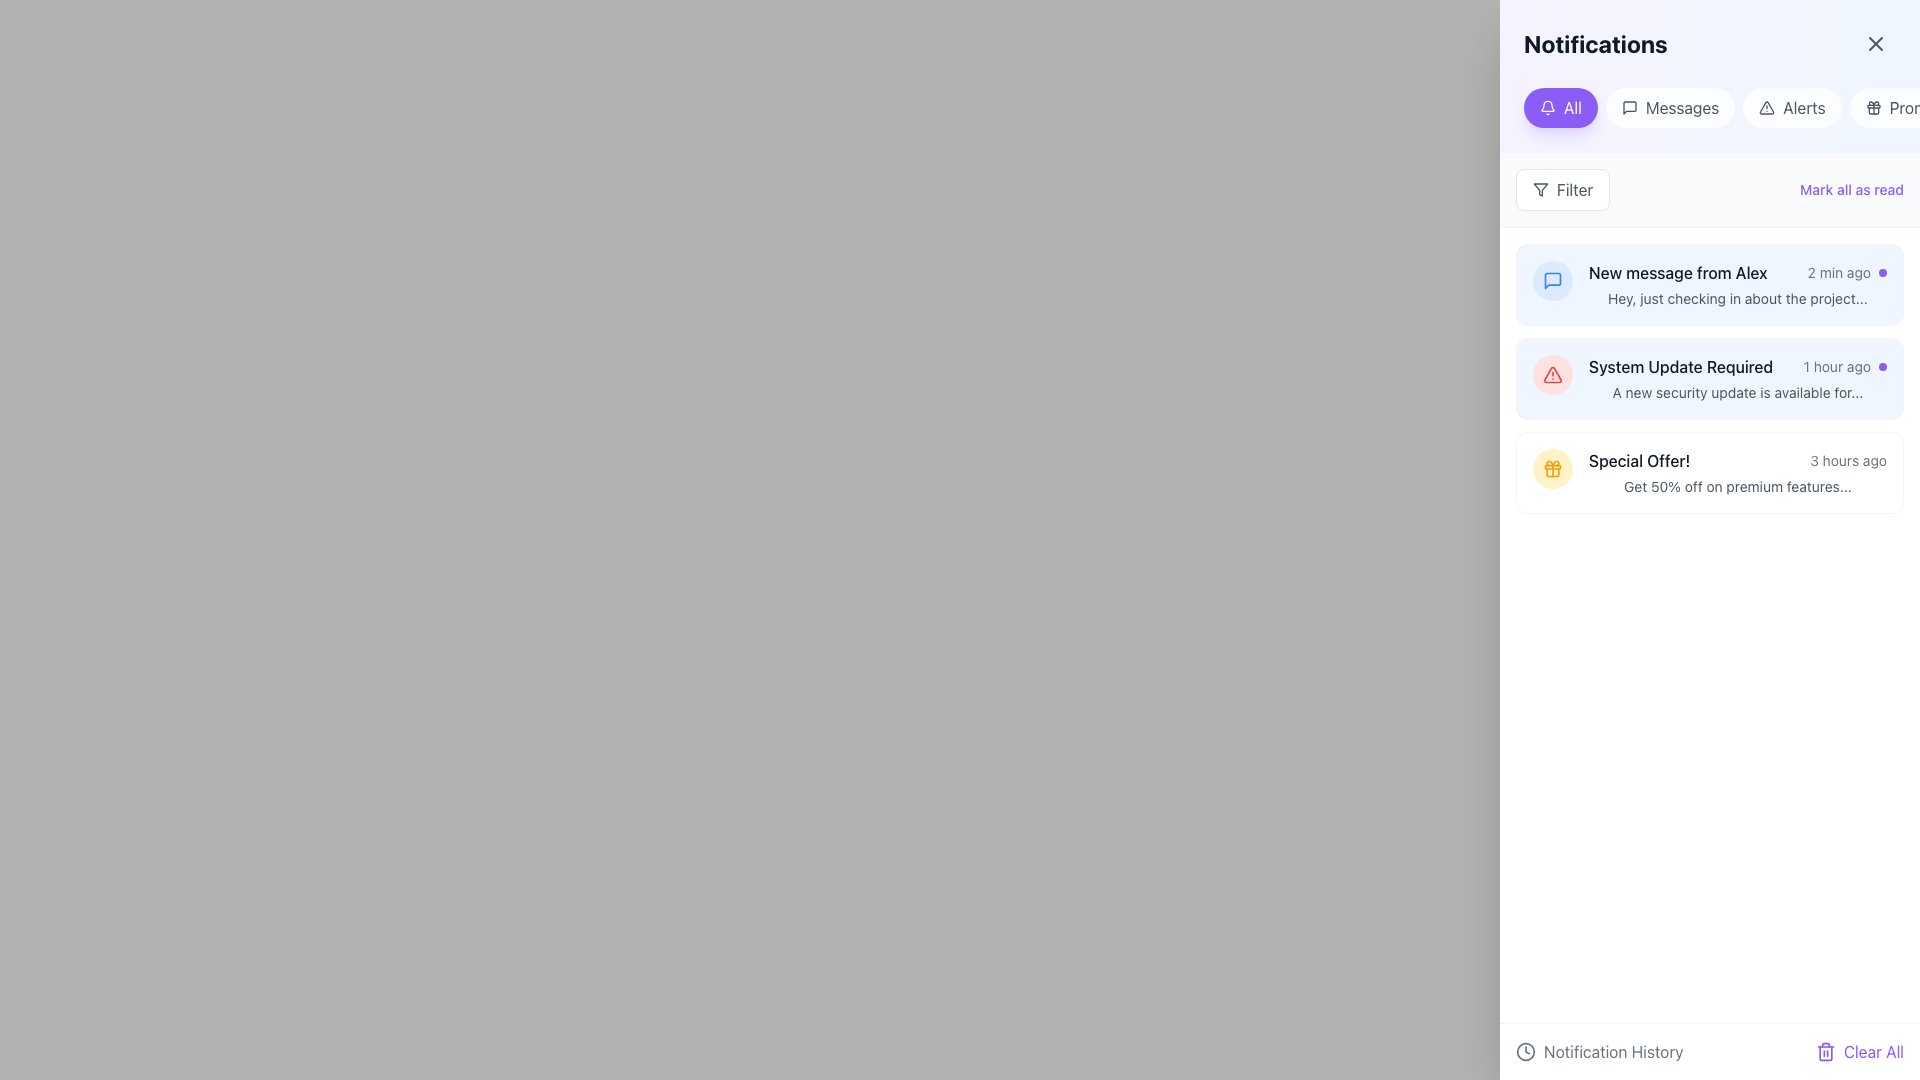 The height and width of the screenshot is (1080, 1920). What do you see at coordinates (1525, 1051) in the screenshot?
I see `the circular clock icon with a white interior and a black outline, located to the left of the 'Notification History' text in the footer` at bounding box center [1525, 1051].